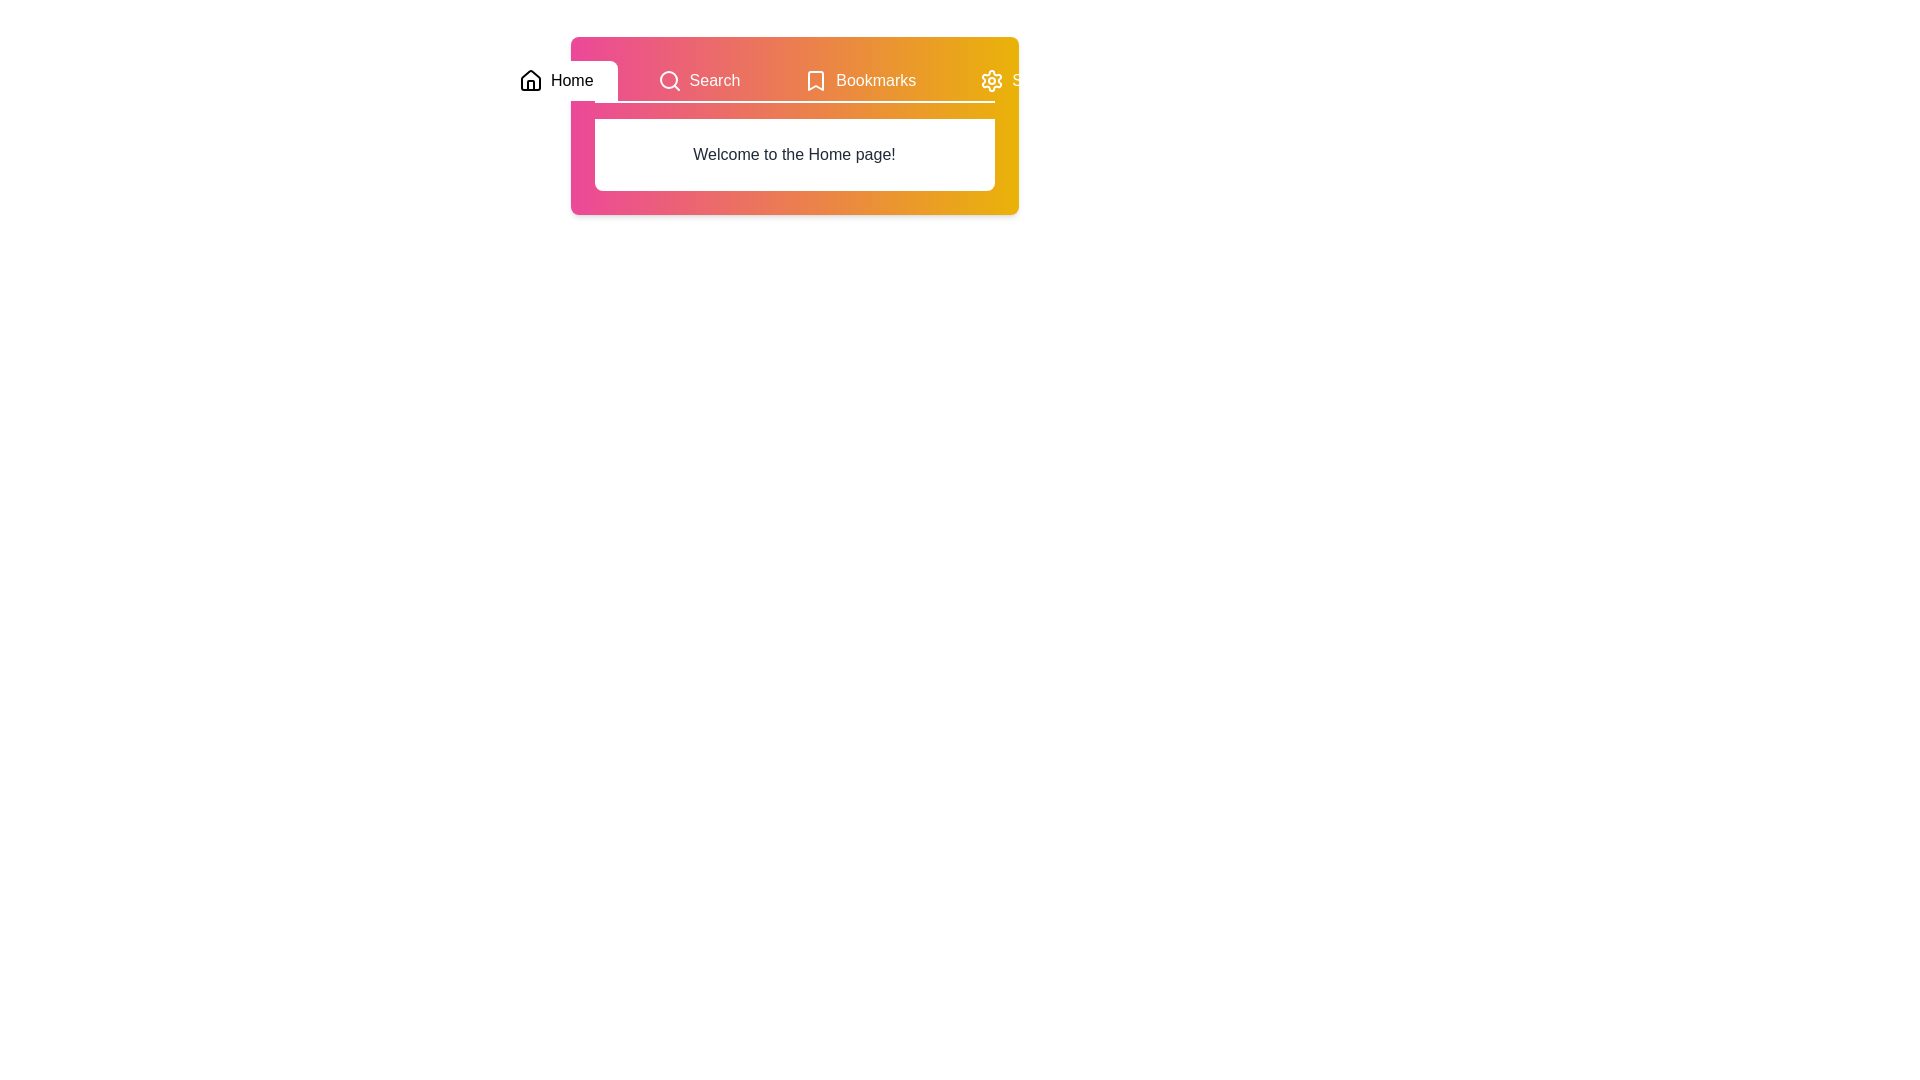 The image size is (1920, 1080). I want to click on the Bookmarks tab to switch views, so click(860, 80).